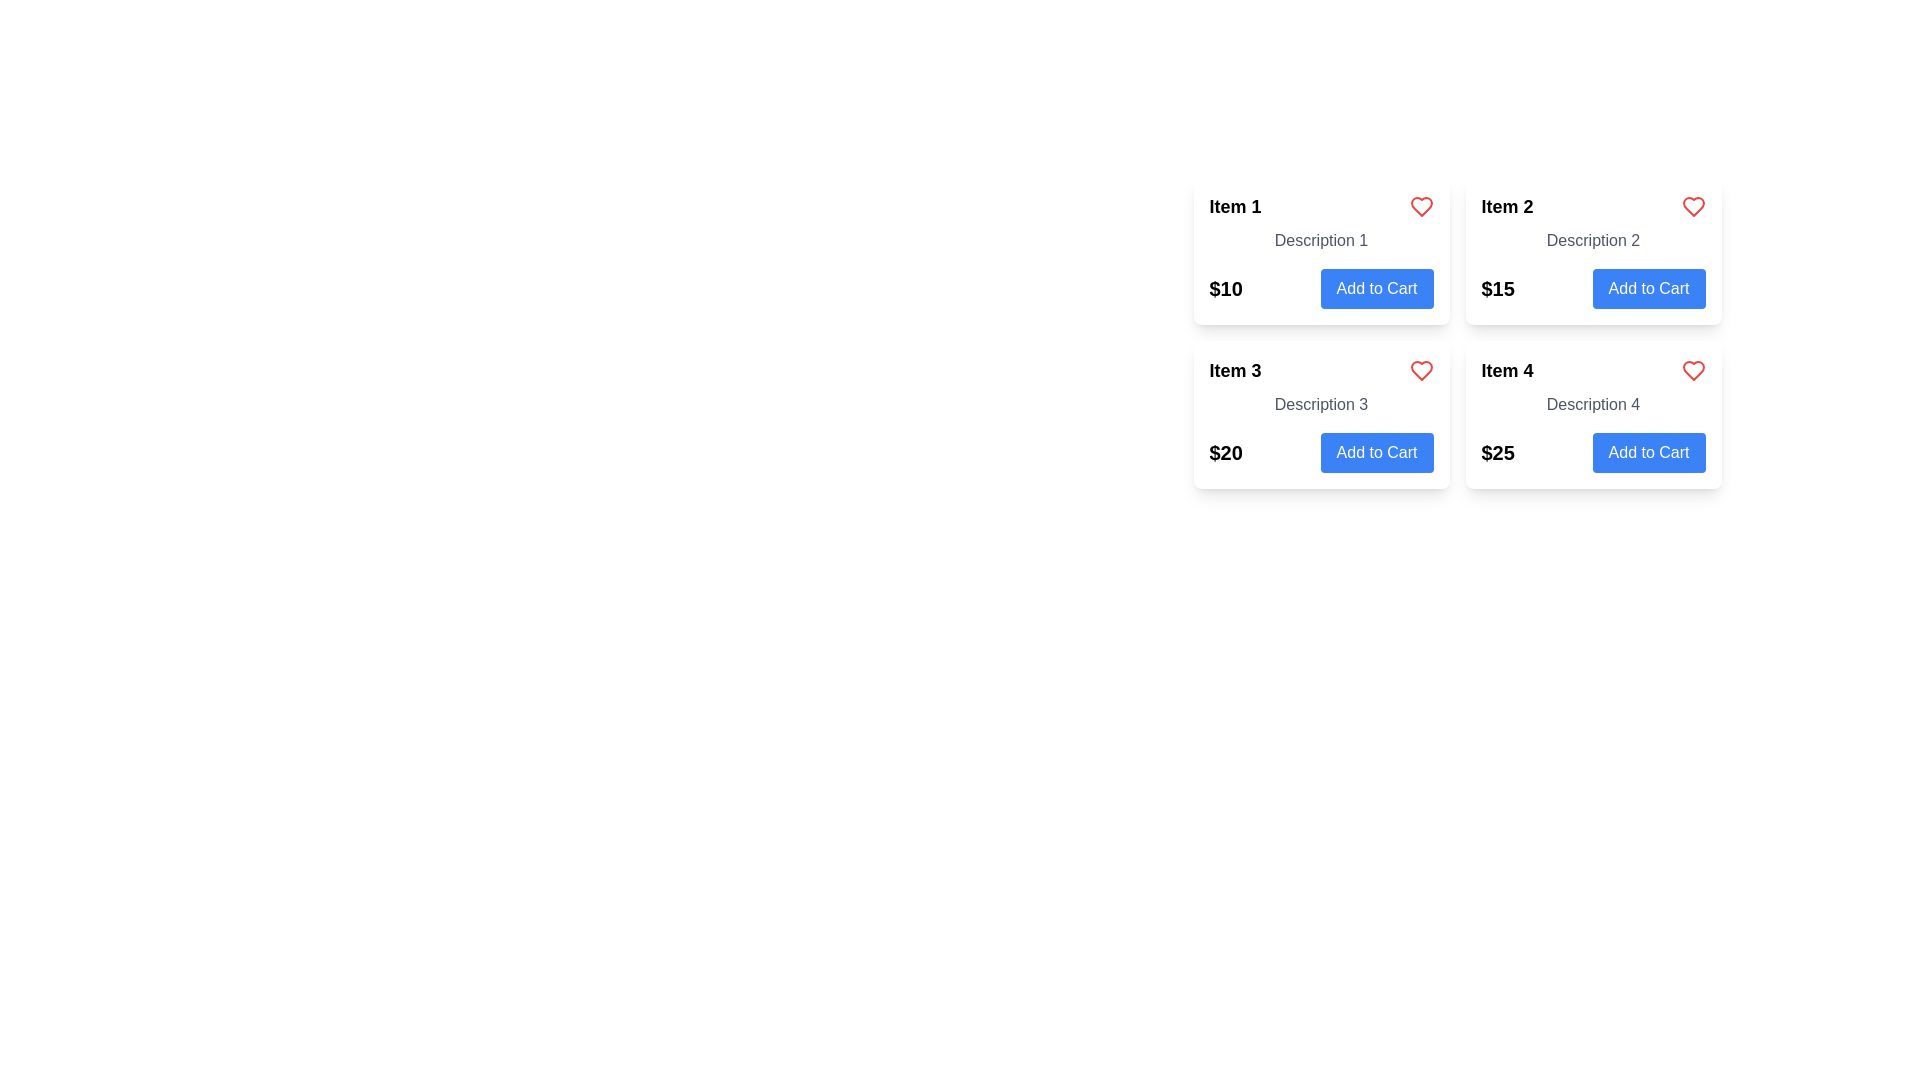 This screenshot has width=1920, height=1080. Describe the element at coordinates (1692, 370) in the screenshot. I see `the heart icon button outlined in red located at the top-right corner of the card for 'Item 4'` at that location.